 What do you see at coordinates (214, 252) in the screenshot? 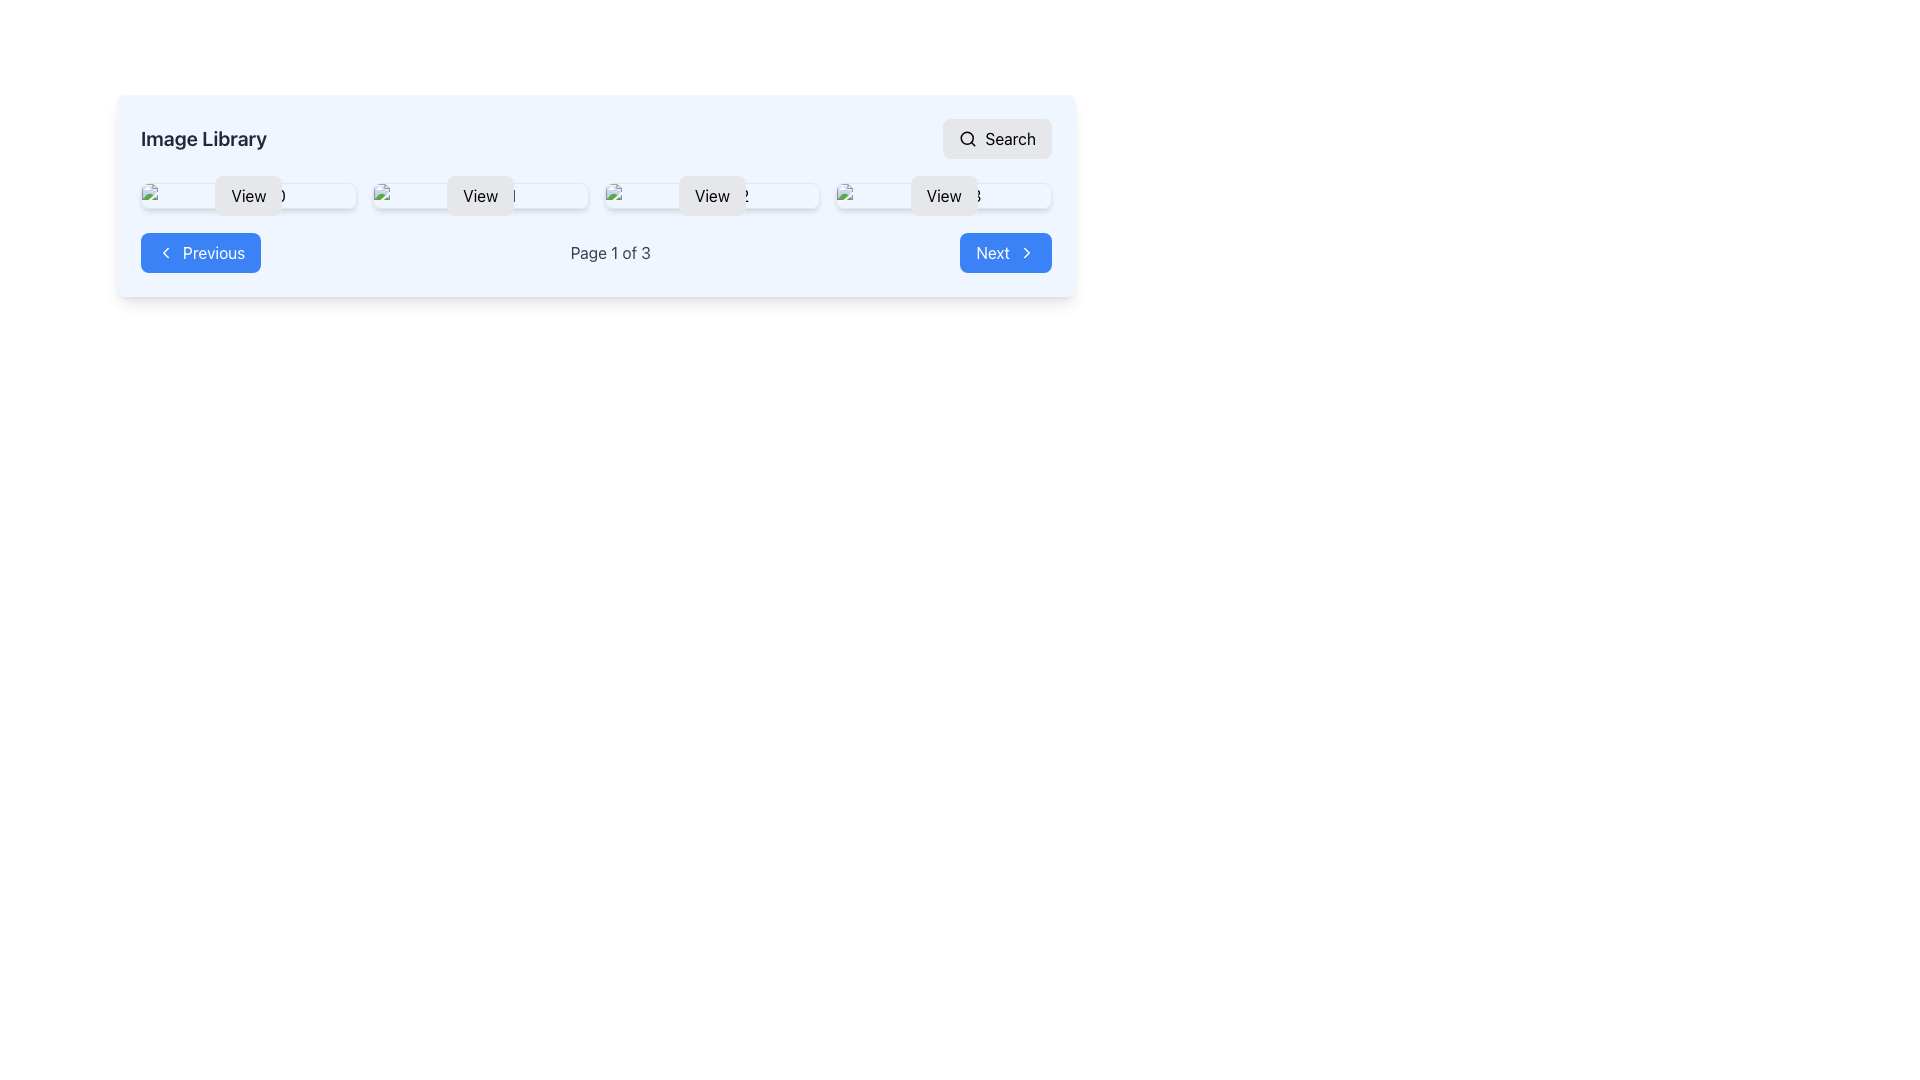
I see `the 'Previous' text label of the navigation button located on the left side of the 'Image Library' navigation panel` at bounding box center [214, 252].